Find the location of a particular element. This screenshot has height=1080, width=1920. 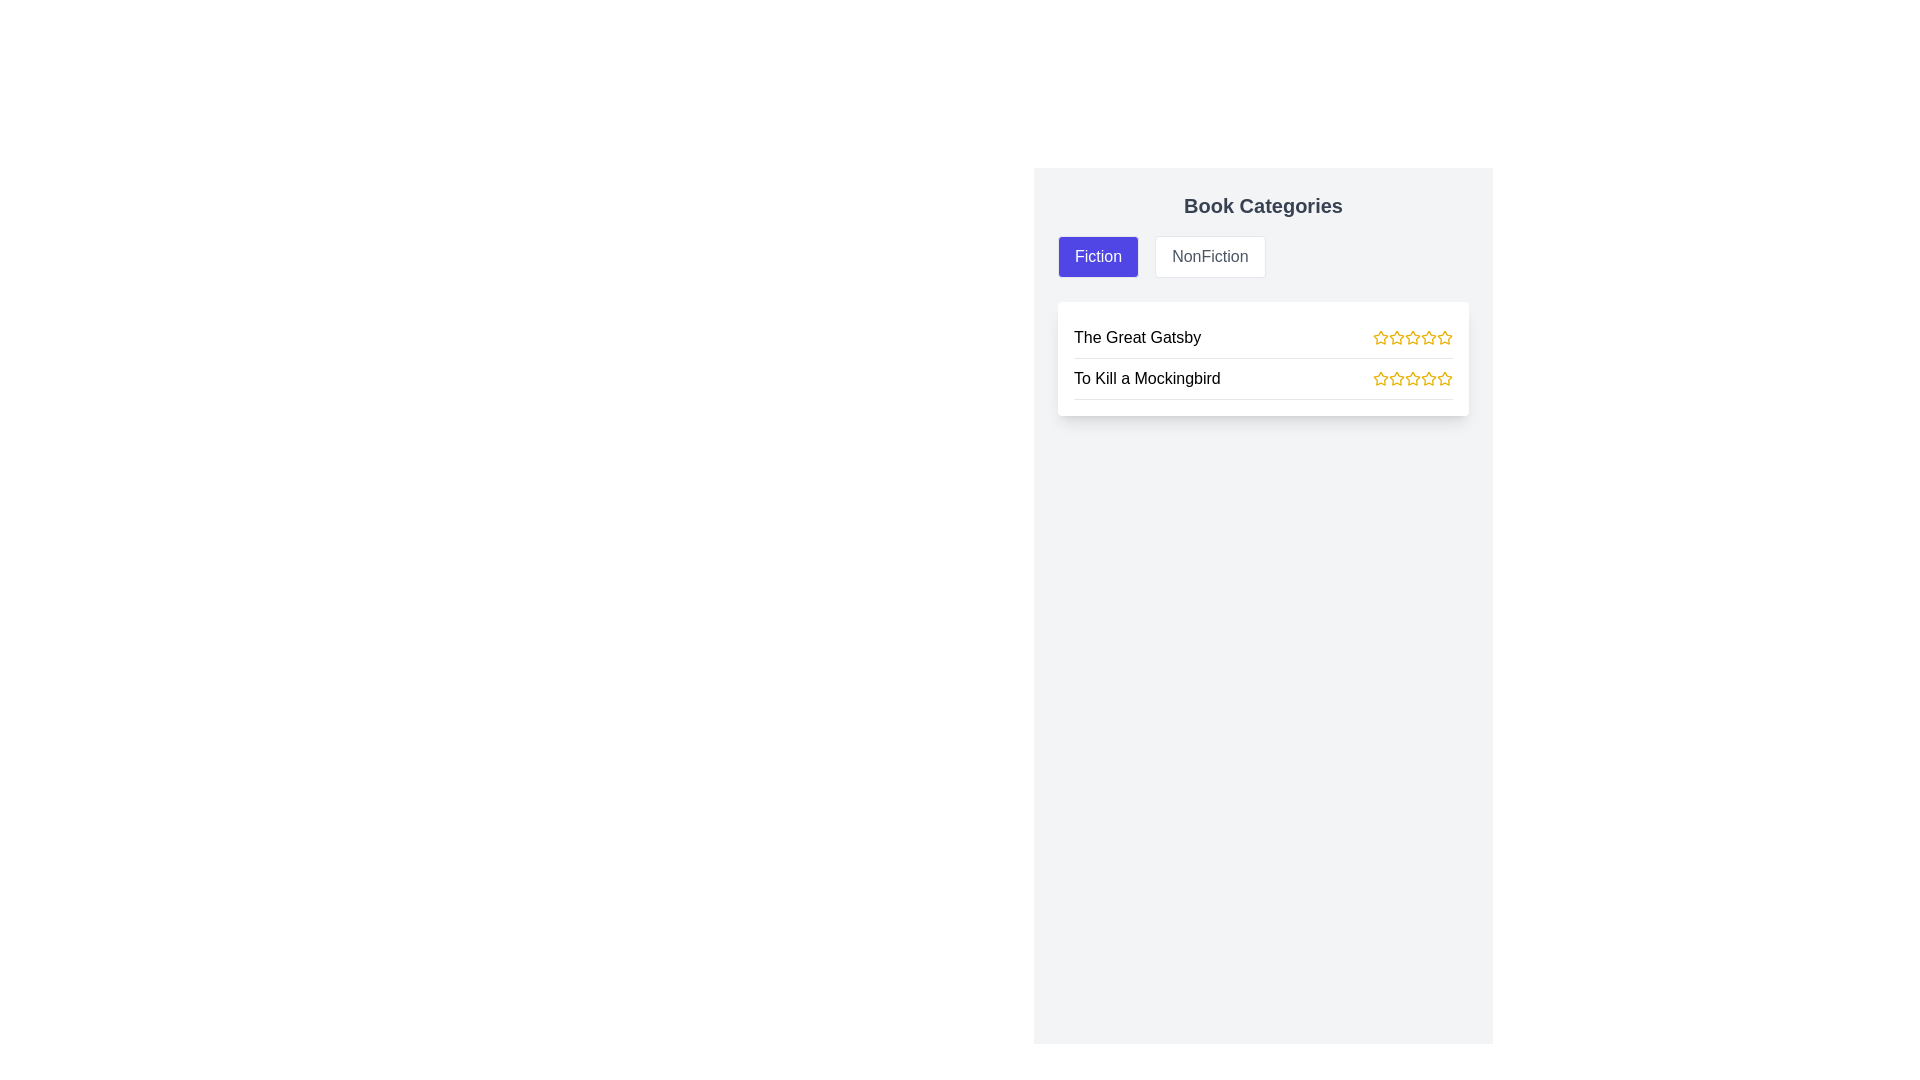

the NonFiction button on the Toggle selector for category selection of books, located below 'Book Categories' is located at coordinates (1262, 256).